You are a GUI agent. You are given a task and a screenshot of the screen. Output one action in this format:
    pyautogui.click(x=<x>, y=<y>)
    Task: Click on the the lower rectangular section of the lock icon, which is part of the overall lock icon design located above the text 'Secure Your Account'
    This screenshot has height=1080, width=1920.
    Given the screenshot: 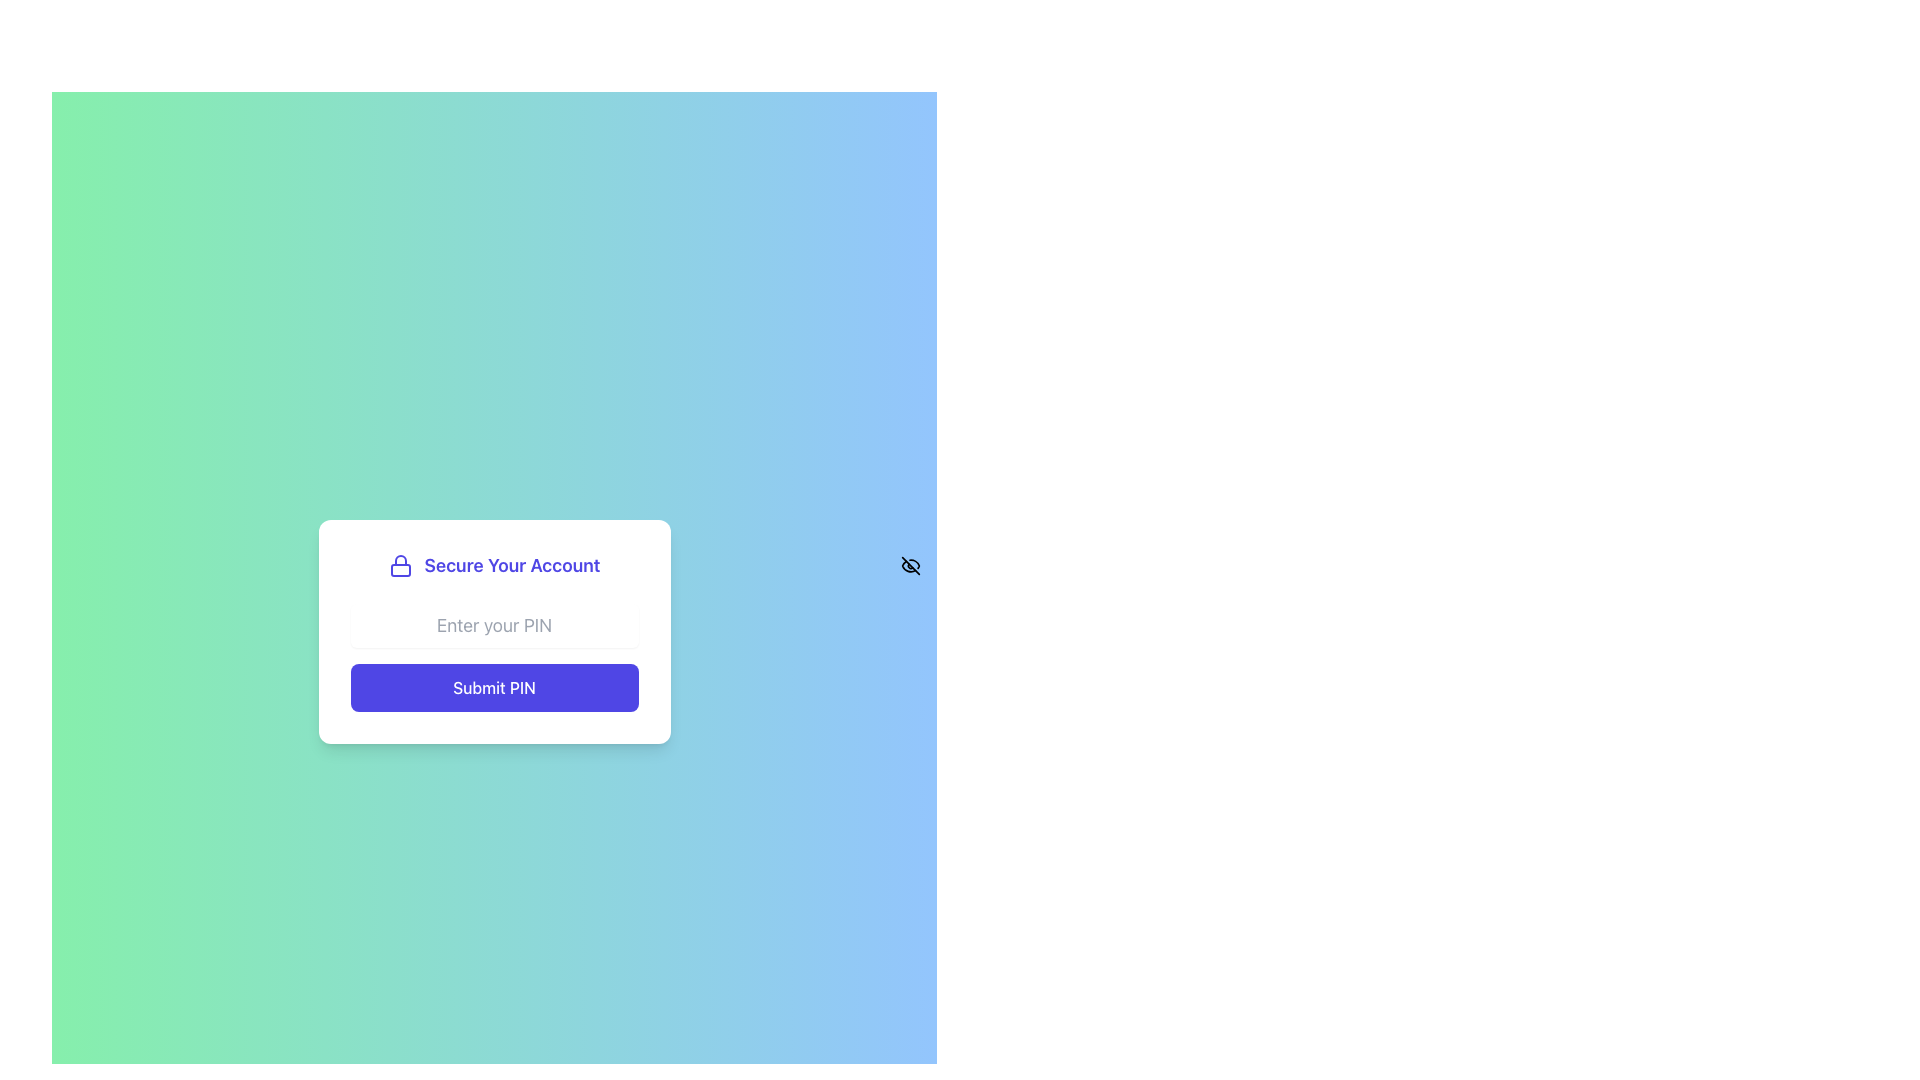 What is the action you would take?
    pyautogui.click(x=400, y=570)
    